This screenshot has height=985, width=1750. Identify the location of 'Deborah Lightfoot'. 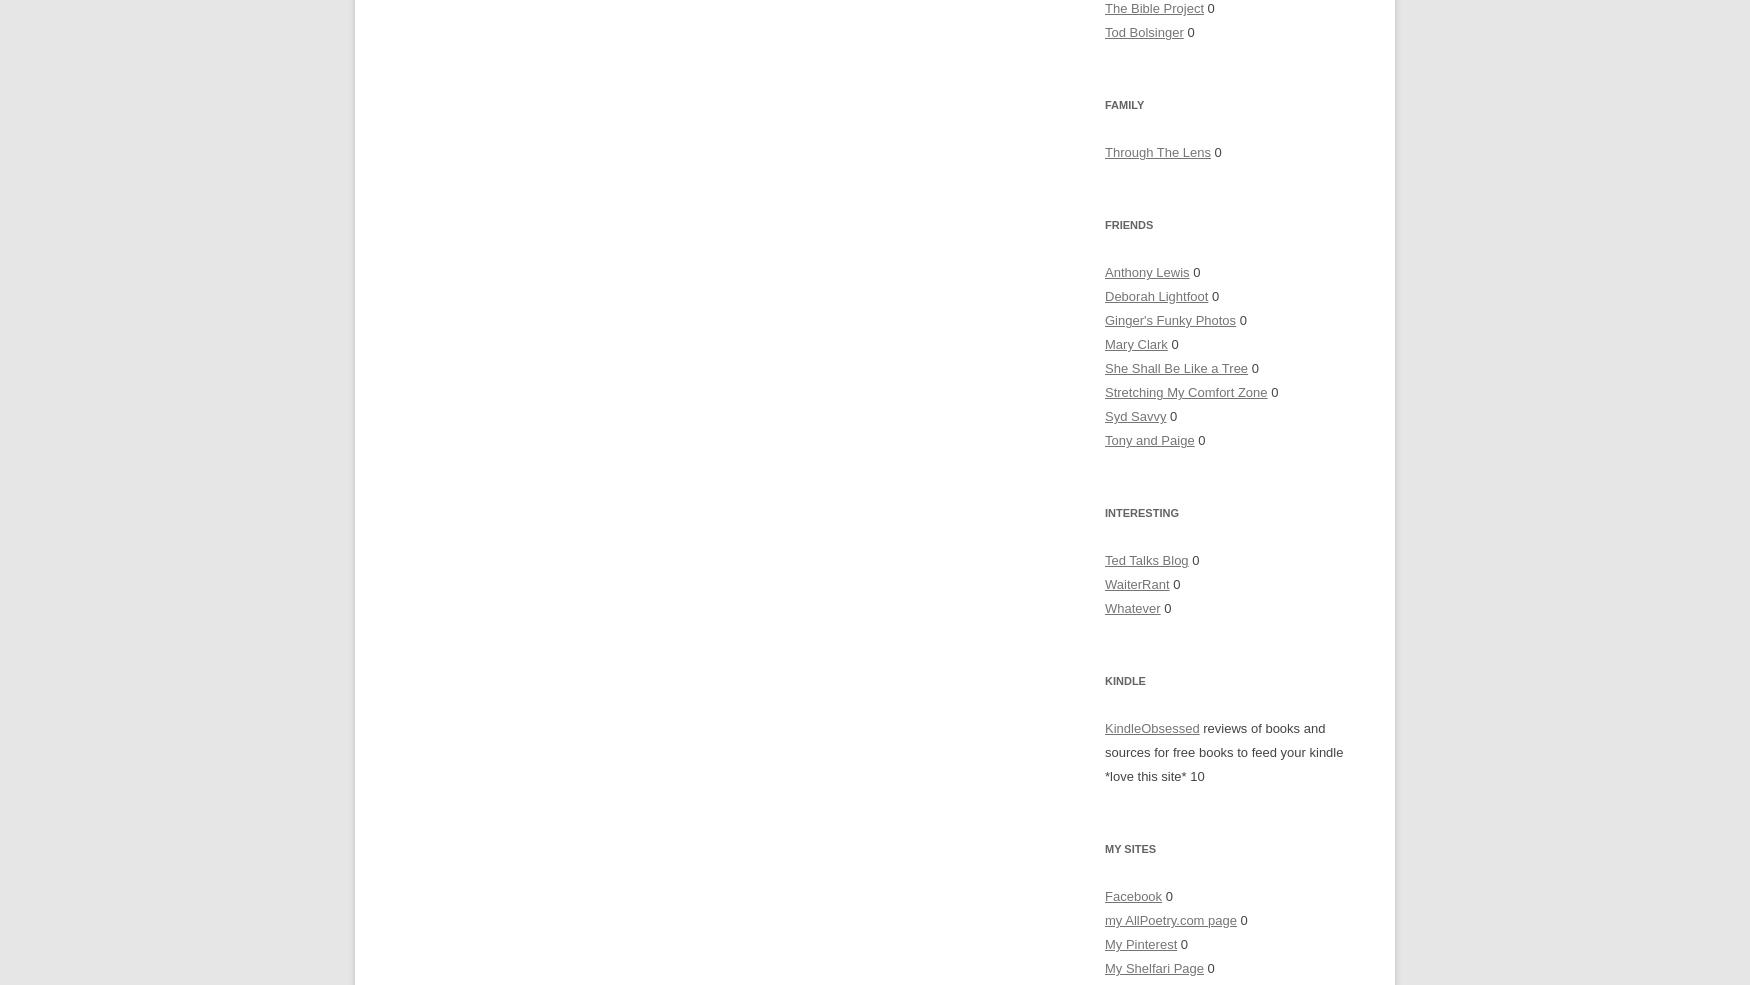
(1155, 296).